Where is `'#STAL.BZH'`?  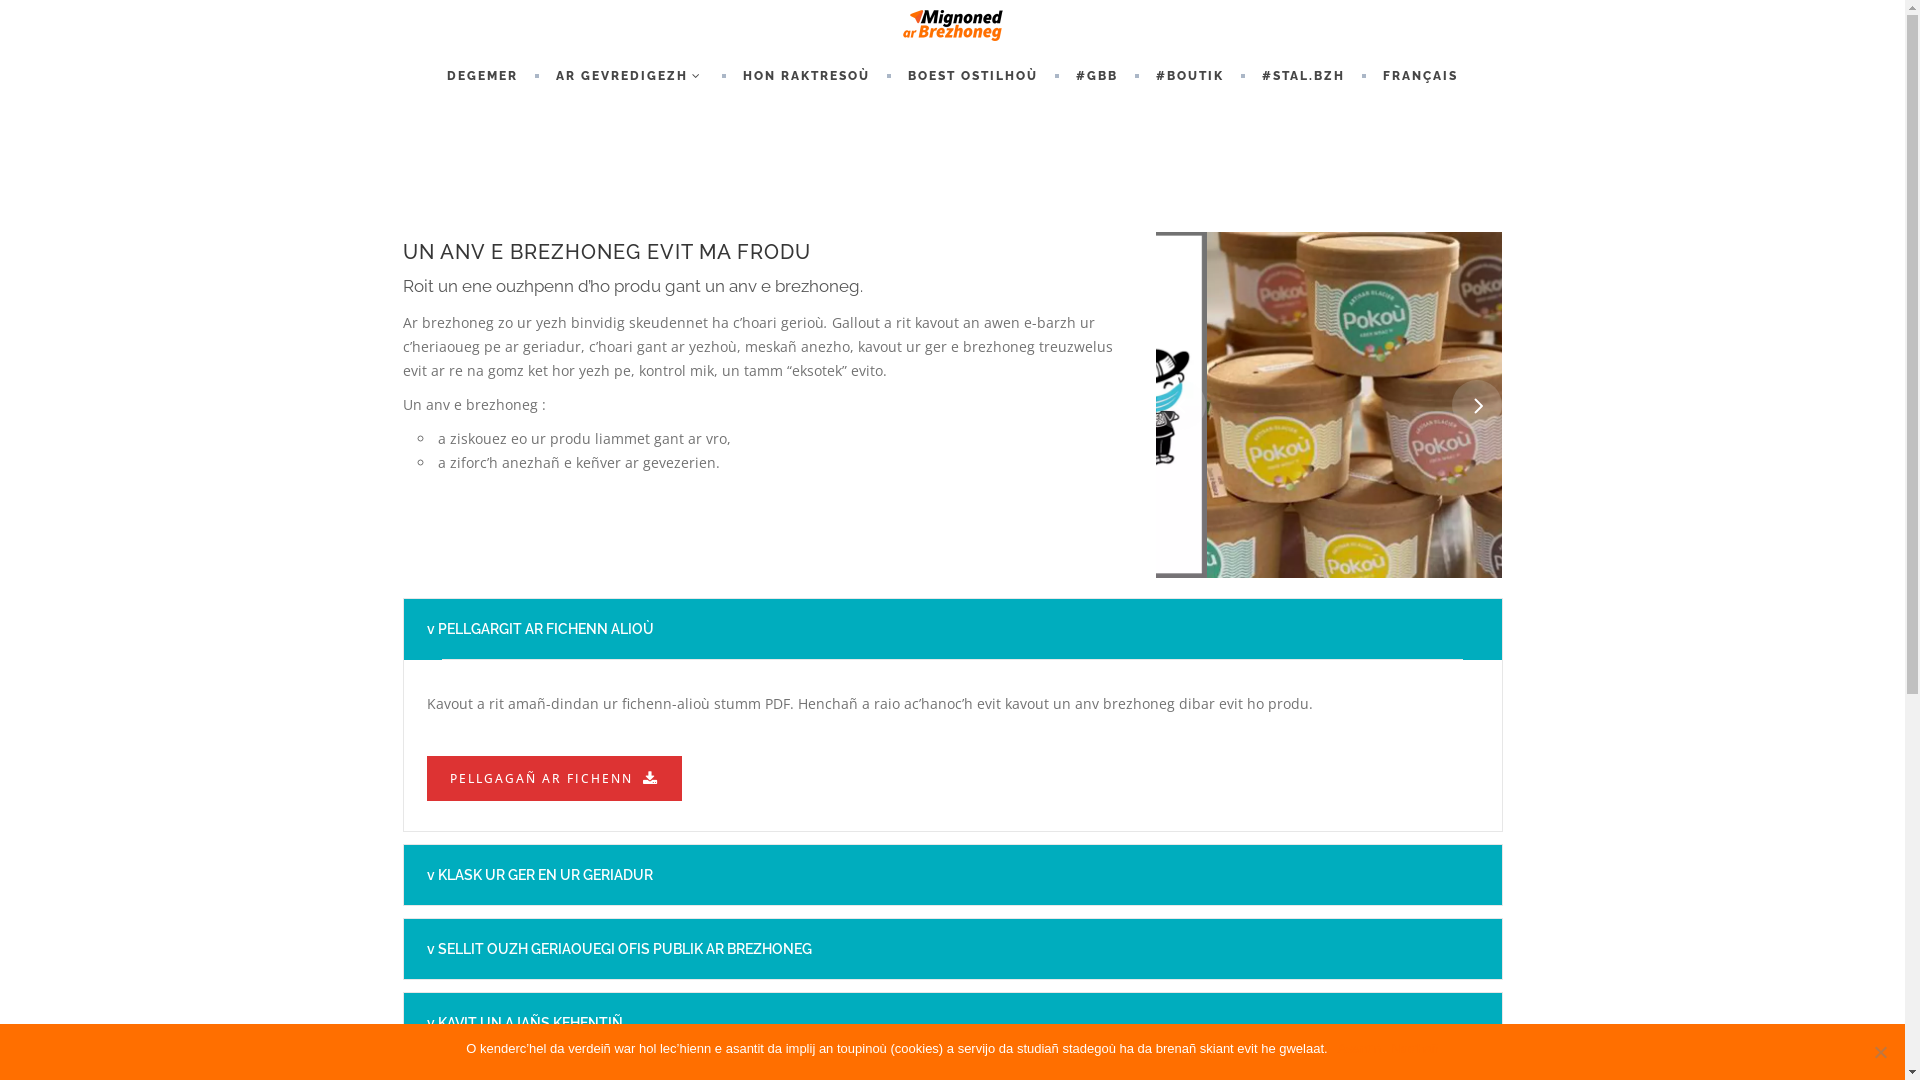
'#STAL.BZH' is located at coordinates (1303, 75).